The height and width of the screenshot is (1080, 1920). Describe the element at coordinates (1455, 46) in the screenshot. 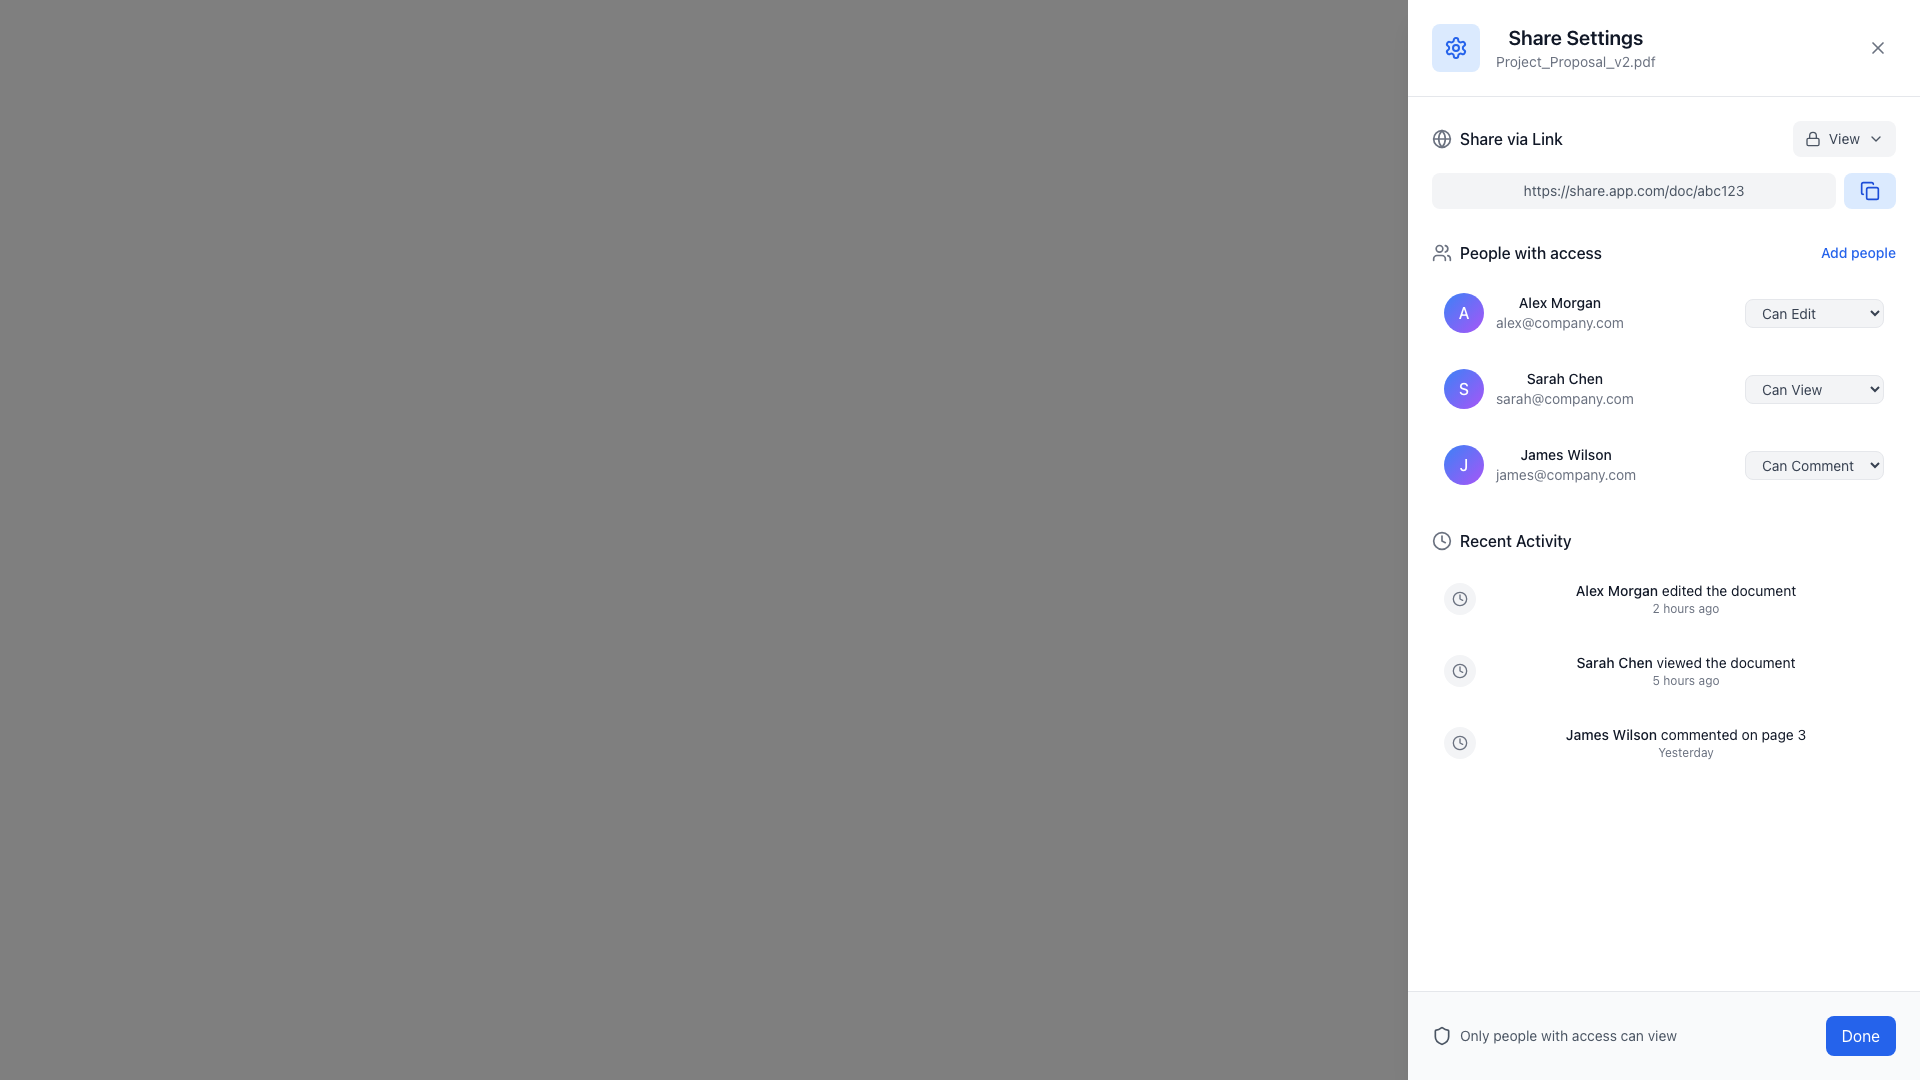

I see `the settings cog icon with a blue tint located at the top right corner of the panel in the SVG graphic` at that location.